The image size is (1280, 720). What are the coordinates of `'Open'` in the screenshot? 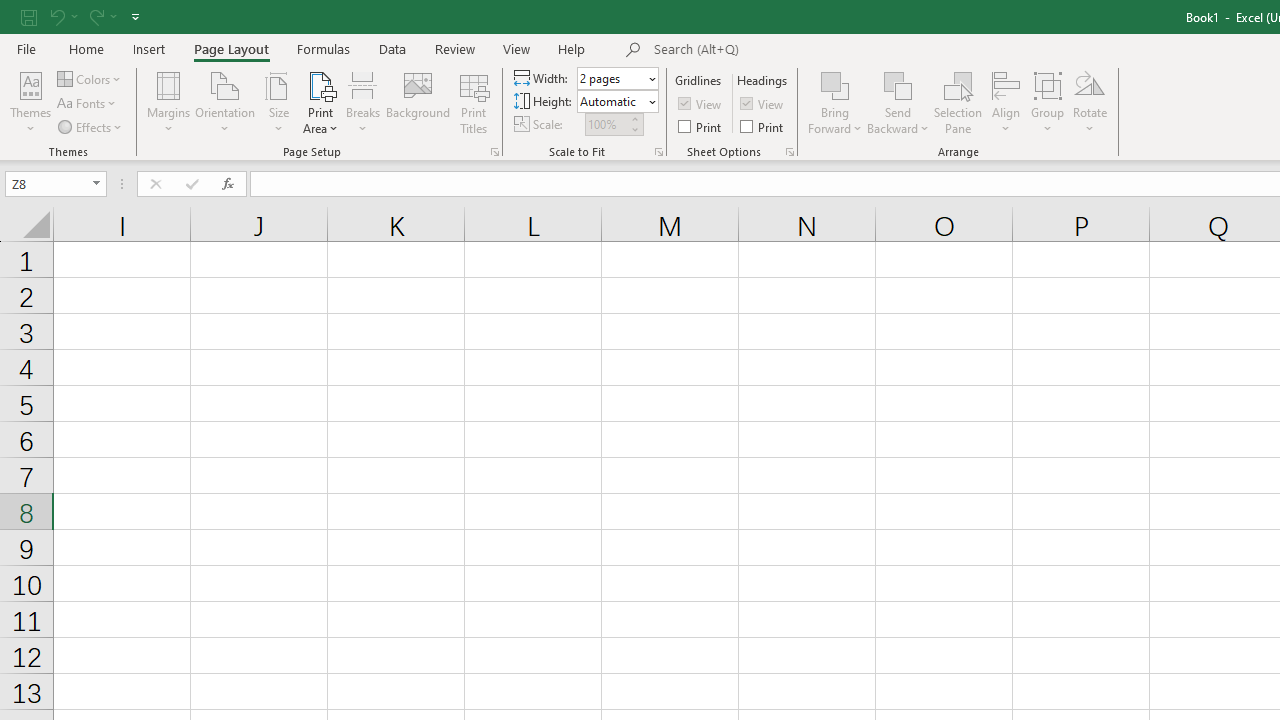 It's located at (96, 183).